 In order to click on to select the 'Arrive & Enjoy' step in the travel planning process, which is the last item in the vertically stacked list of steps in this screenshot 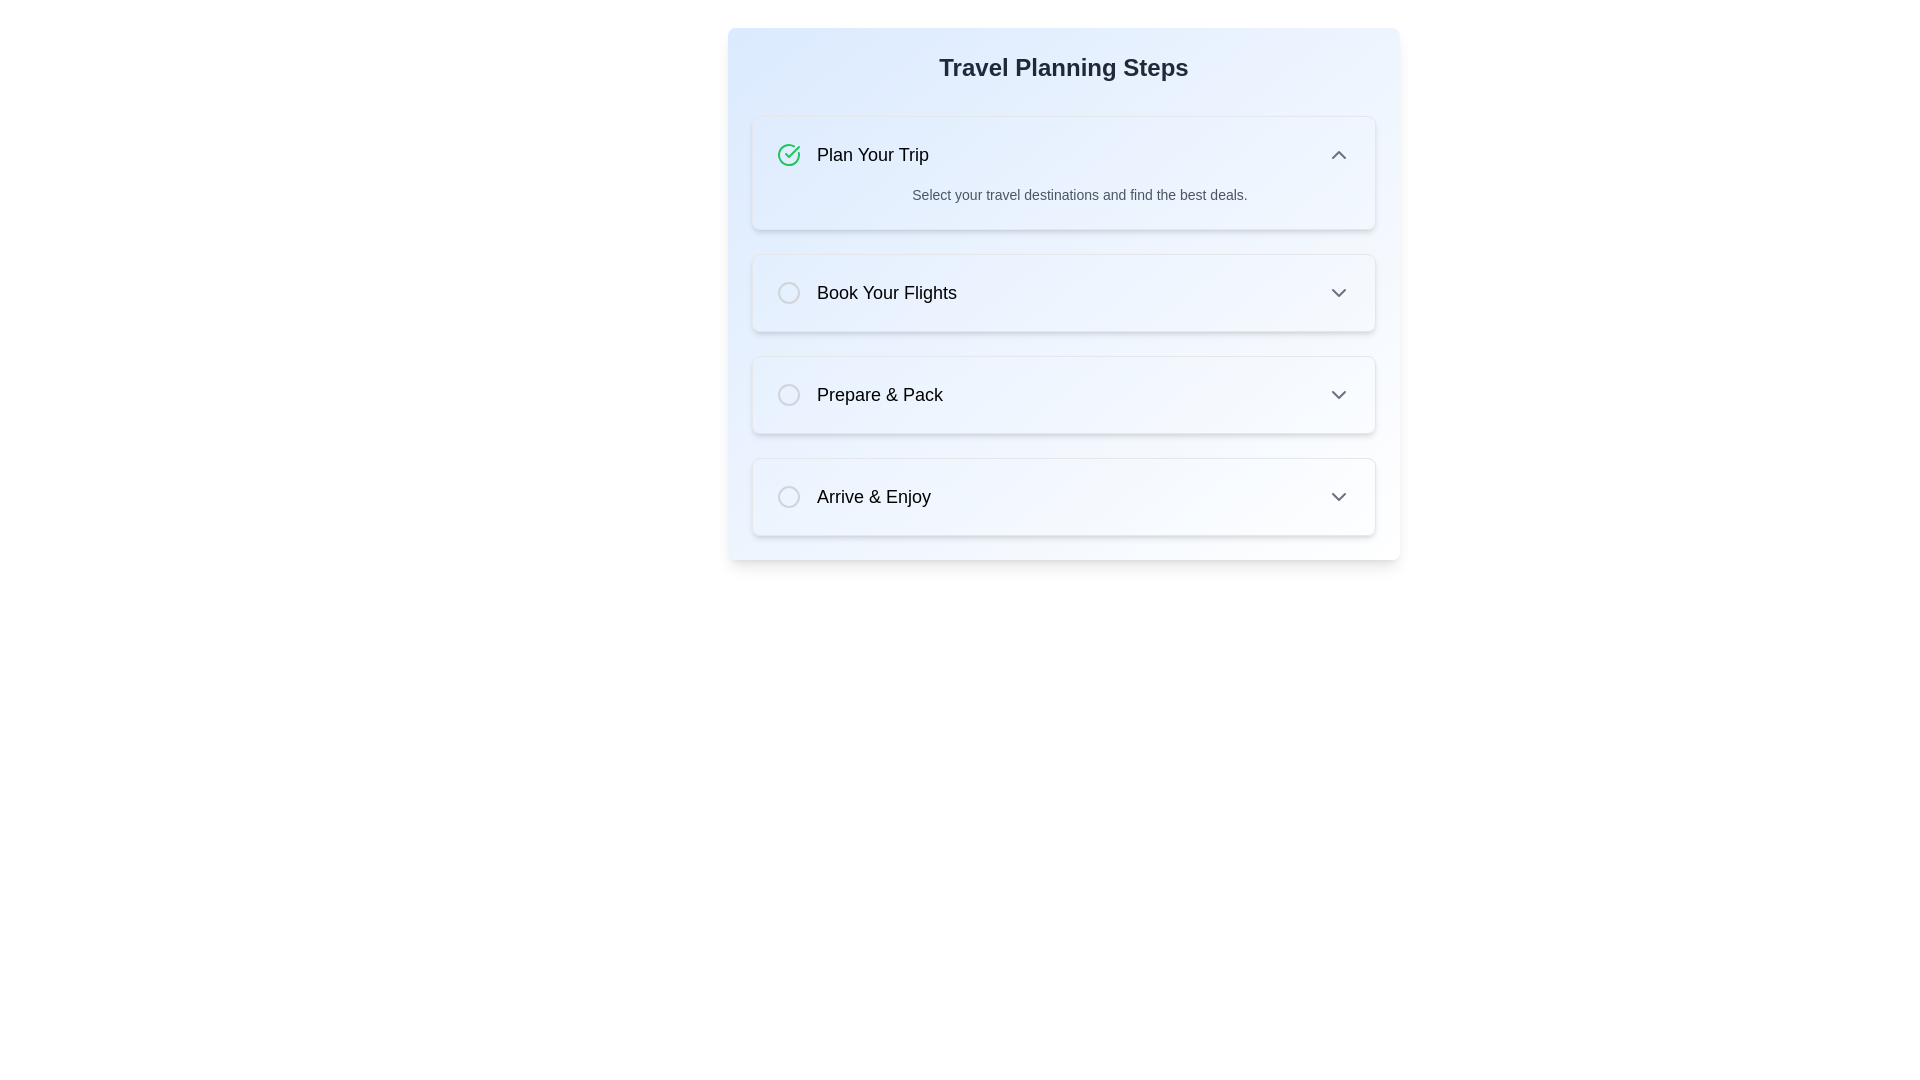, I will do `click(854, 496)`.